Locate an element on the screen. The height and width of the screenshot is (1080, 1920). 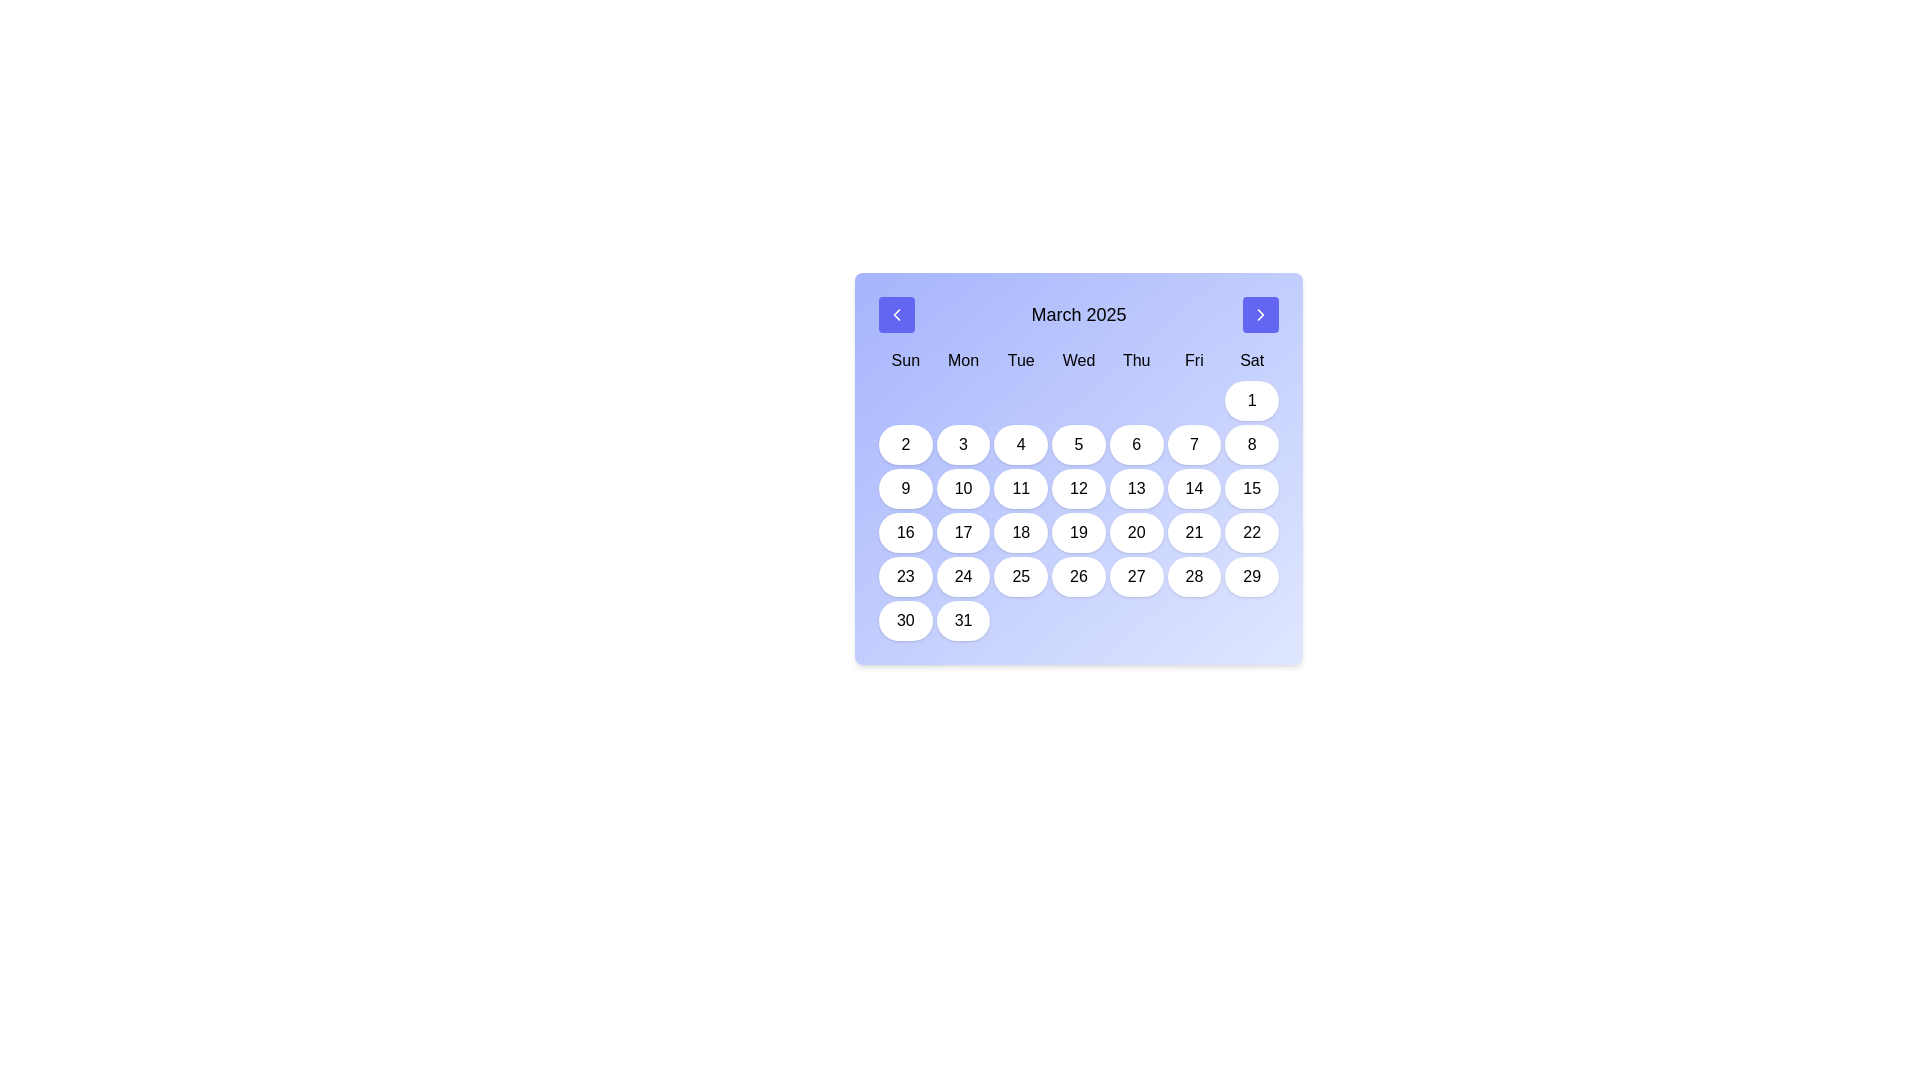
the circular button with a white background and the number '13' in black font, which is part of the calendar grid is located at coordinates (1136, 489).